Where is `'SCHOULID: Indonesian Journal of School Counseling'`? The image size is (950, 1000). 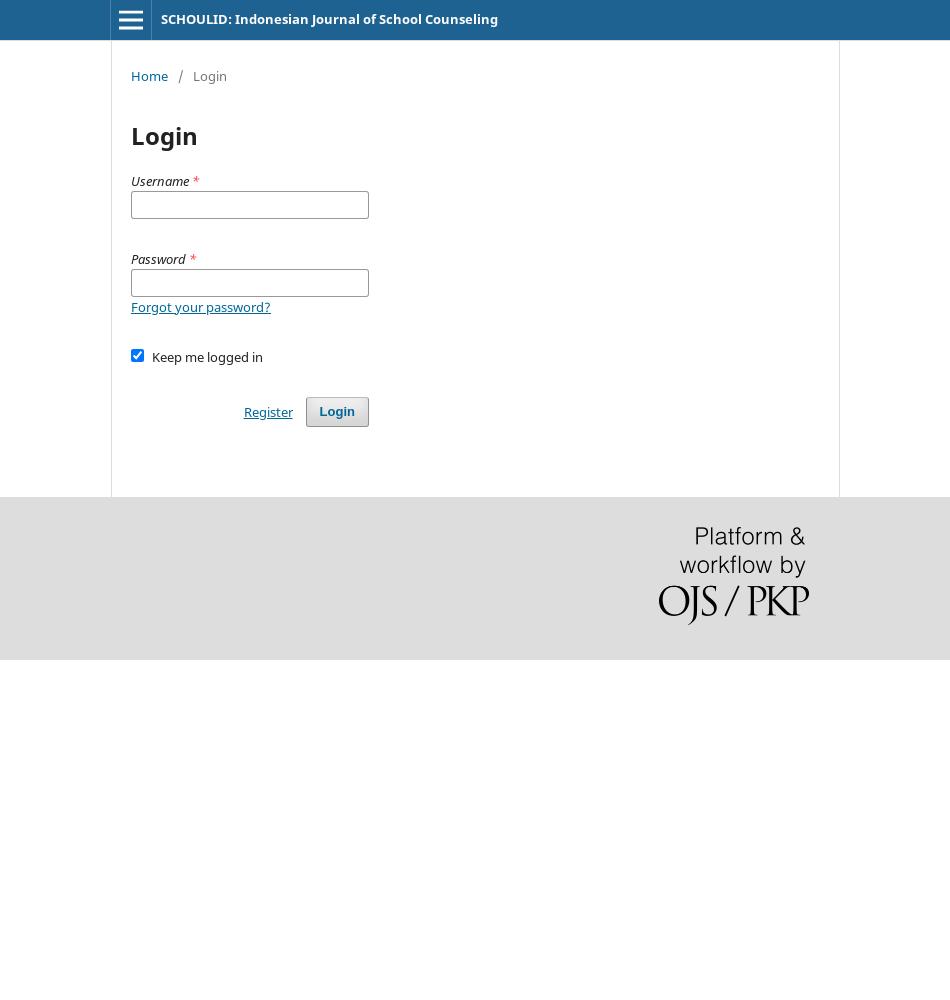
'SCHOULID: Indonesian Journal of School Counseling' is located at coordinates (327, 19).